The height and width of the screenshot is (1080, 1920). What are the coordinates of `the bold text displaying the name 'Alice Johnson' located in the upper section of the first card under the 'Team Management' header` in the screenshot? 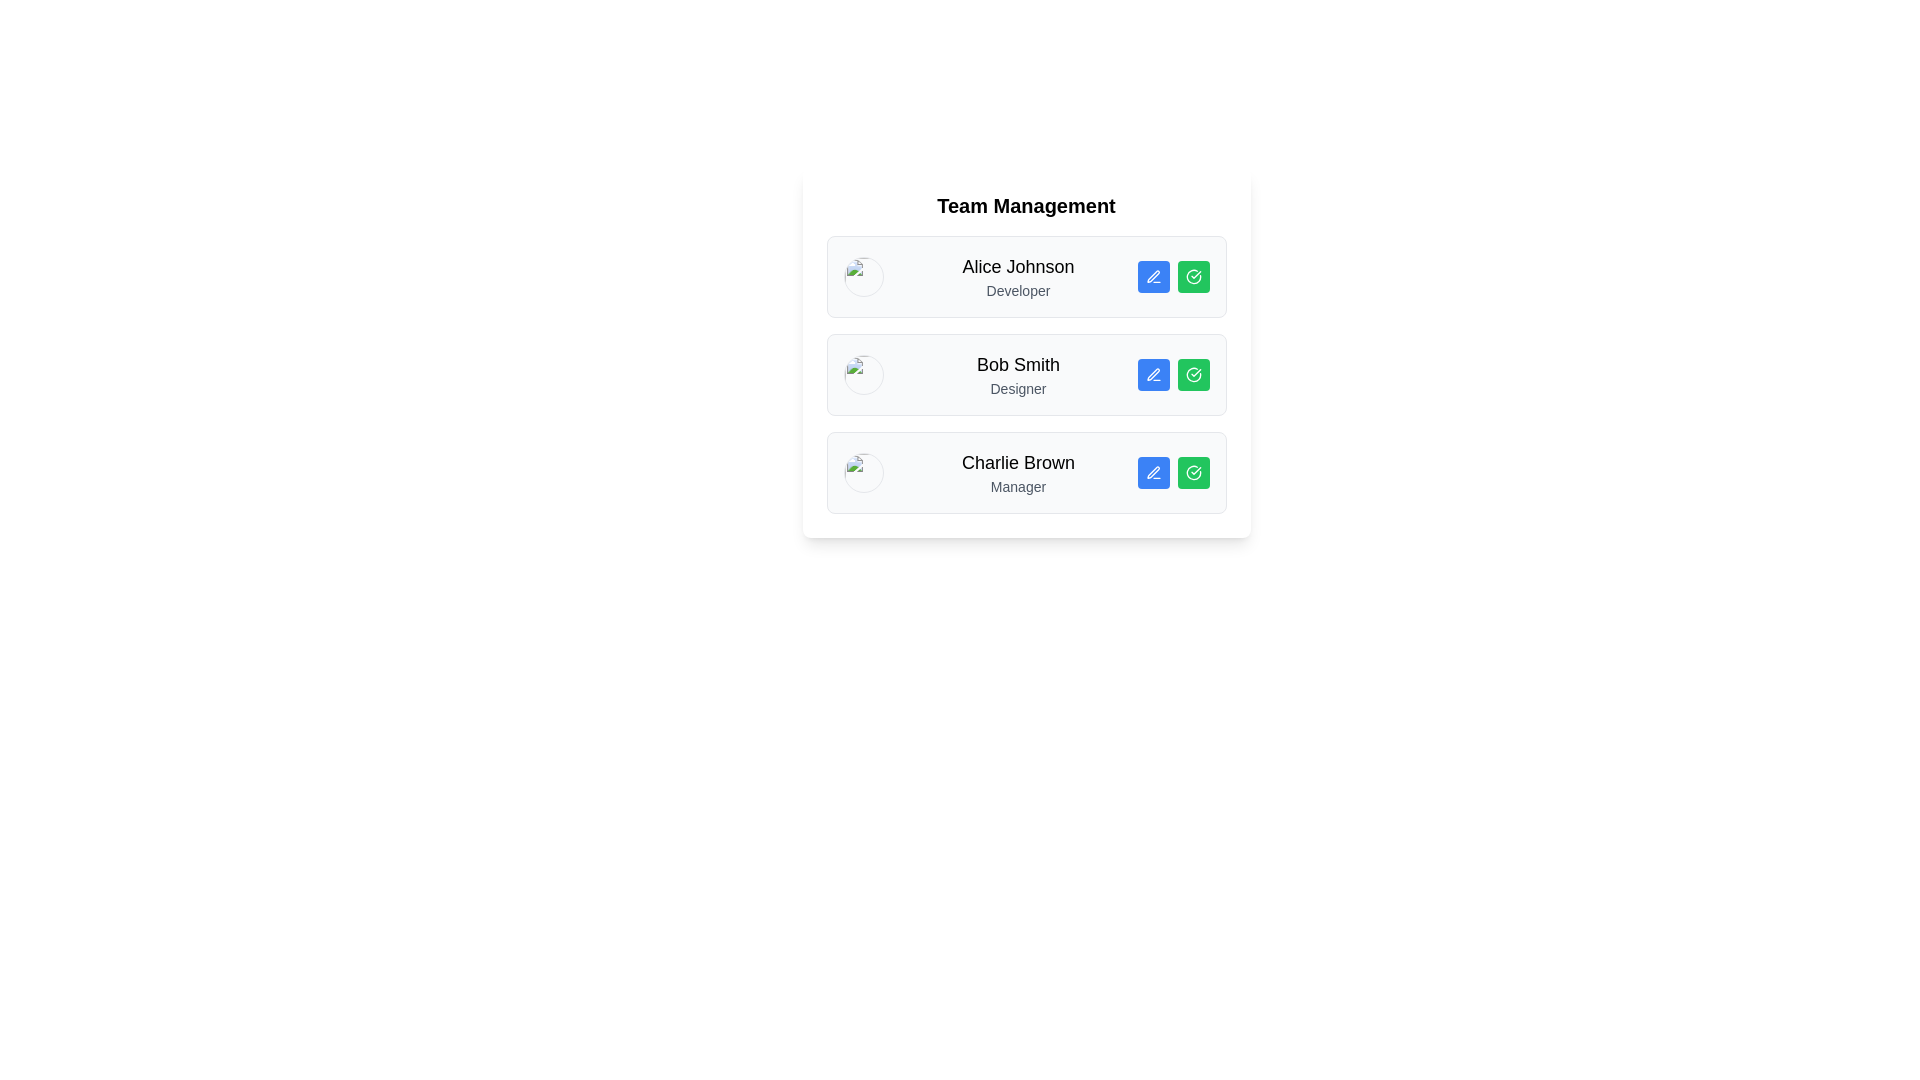 It's located at (1018, 265).